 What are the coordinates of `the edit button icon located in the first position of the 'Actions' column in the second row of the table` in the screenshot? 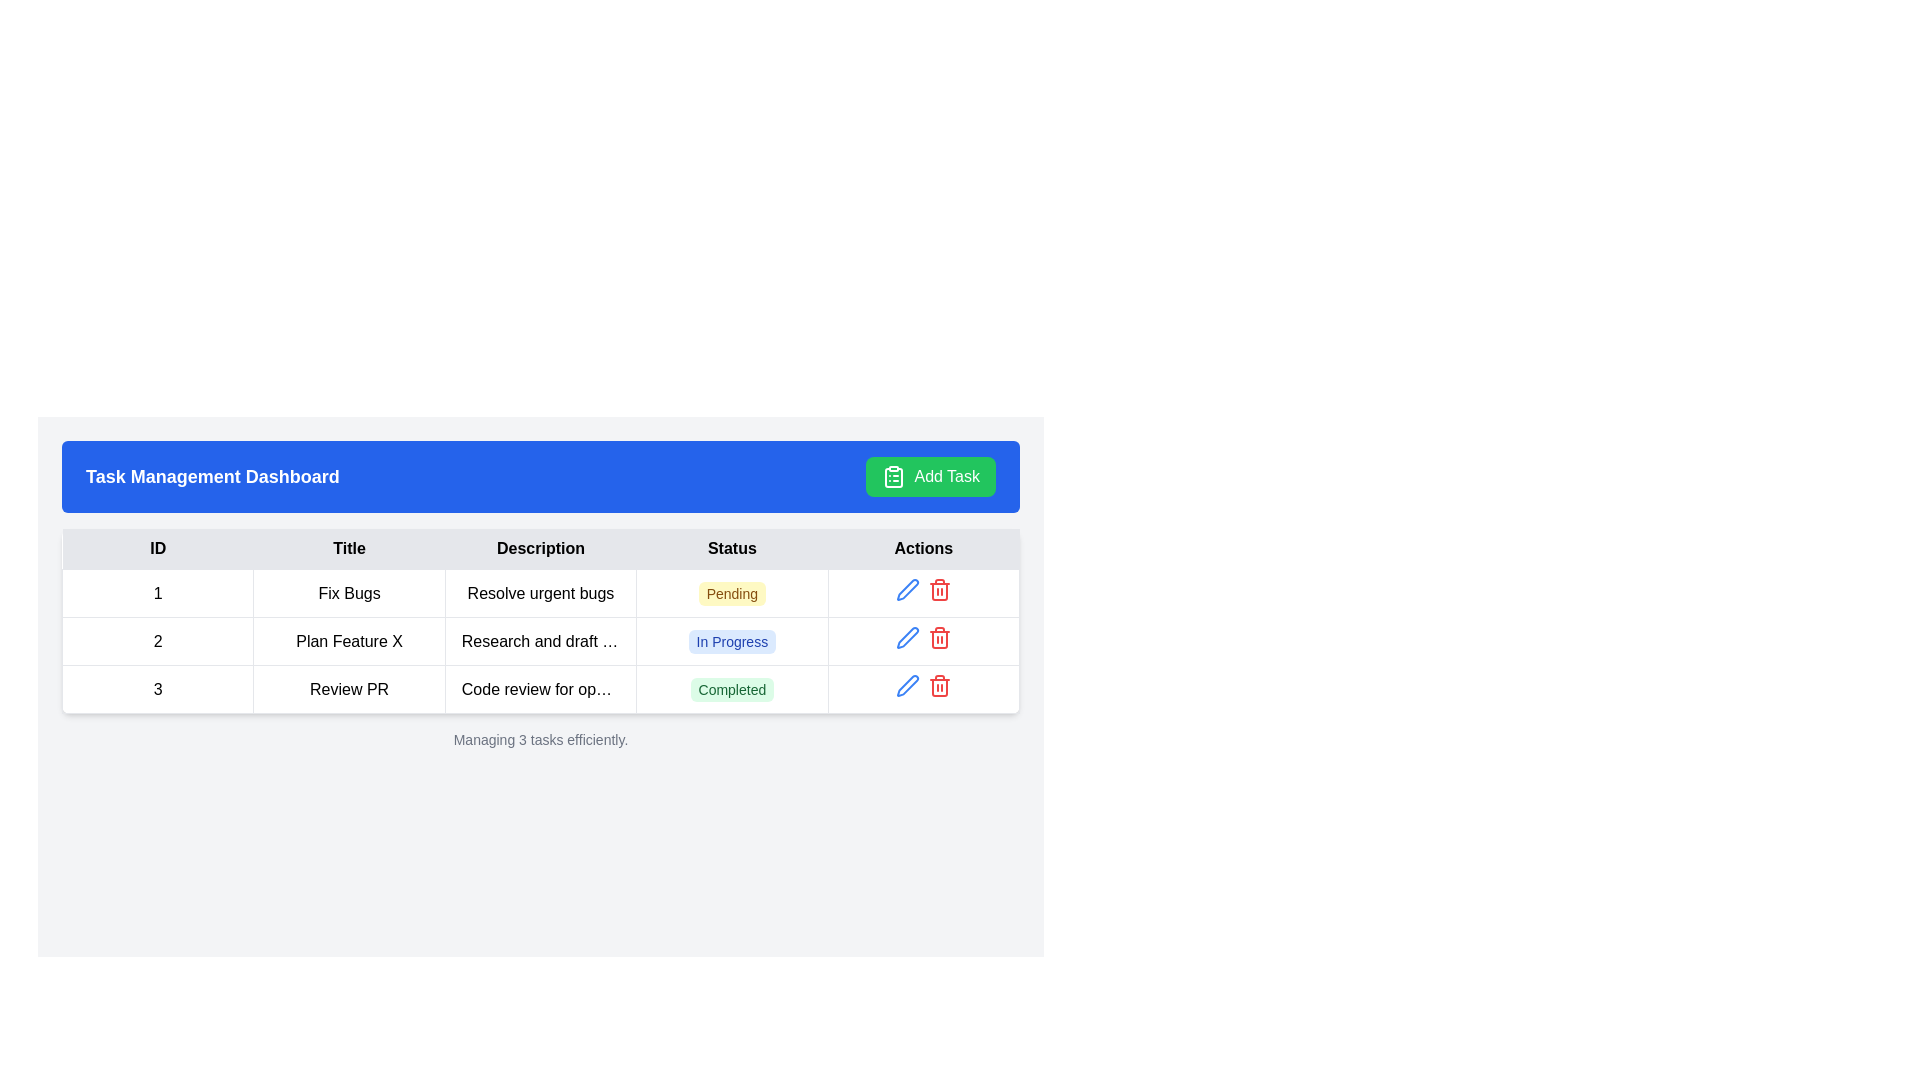 It's located at (906, 685).